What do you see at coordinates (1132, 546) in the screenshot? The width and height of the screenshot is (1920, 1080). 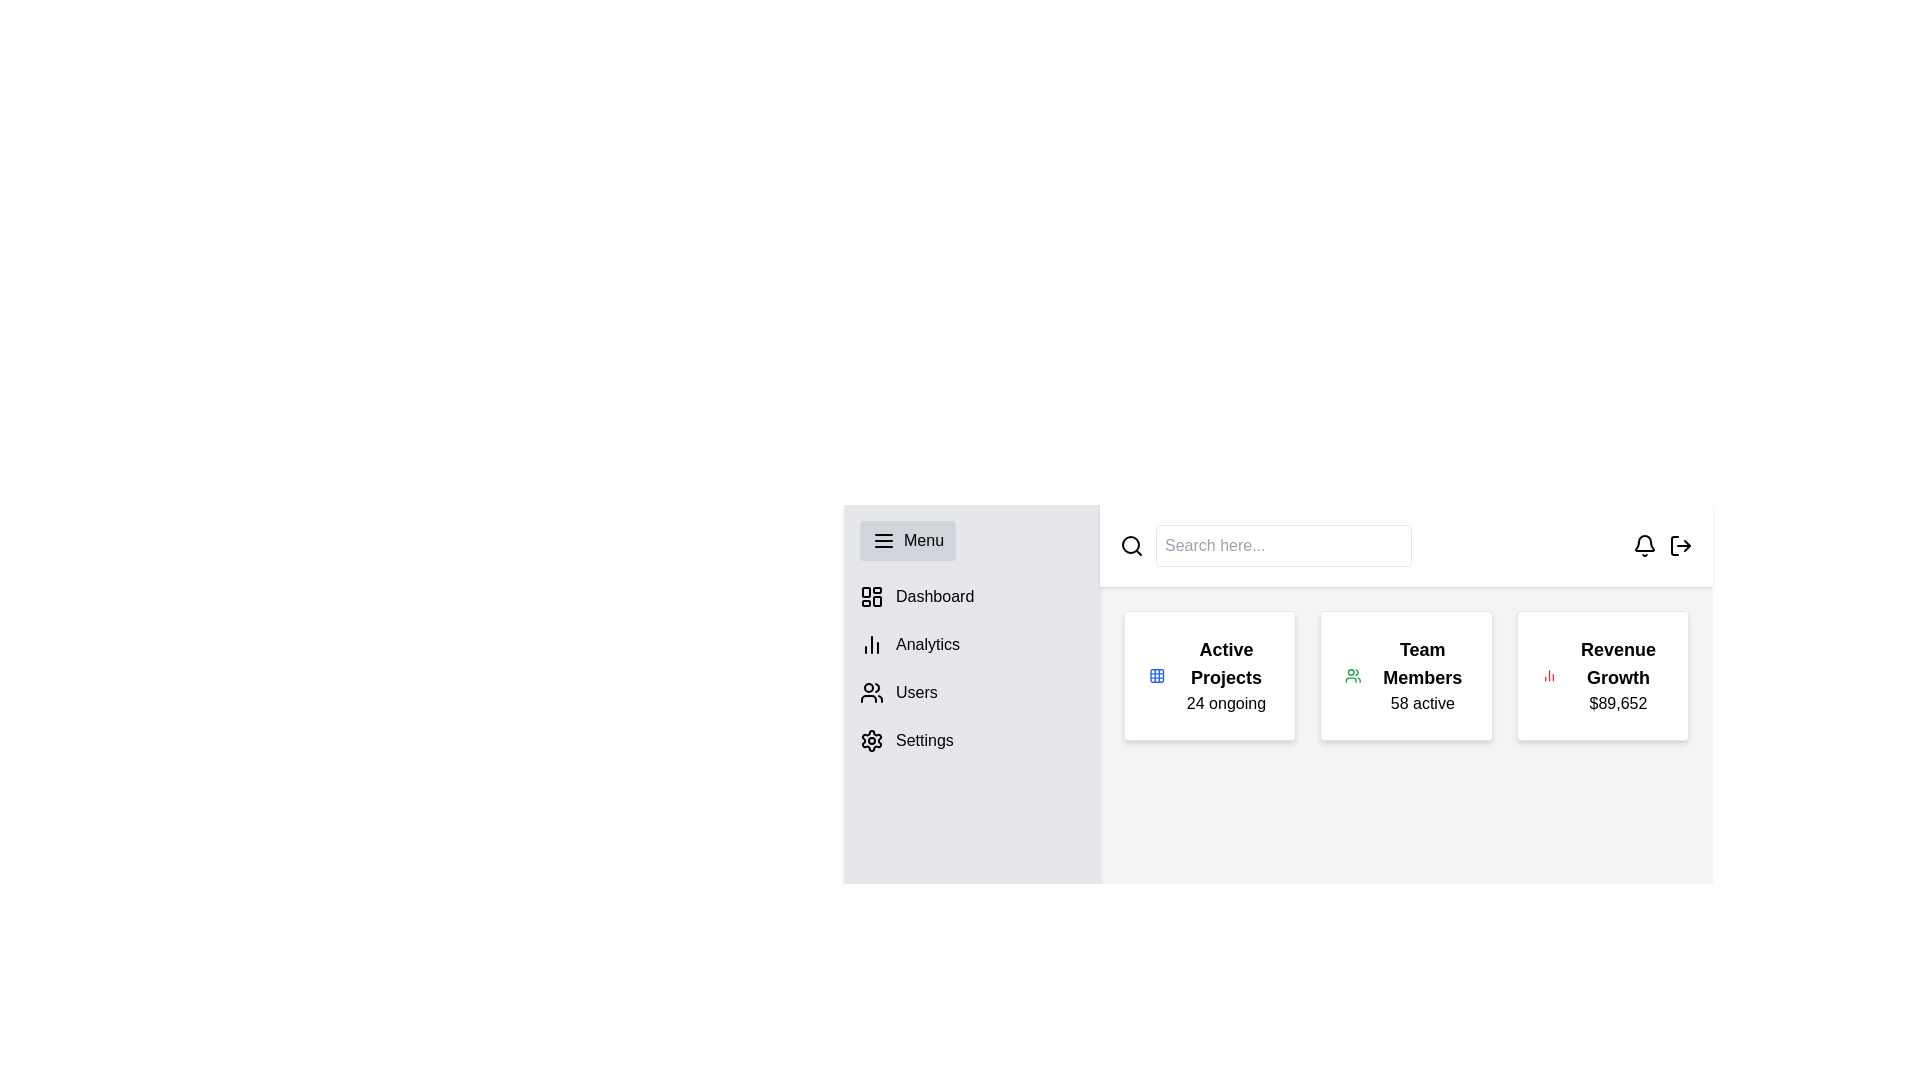 I see `the magnifying glass icon located at the left end of the horizontal bar, immediately to the left of the 'Search here...' text box` at bounding box center [1132, 546].